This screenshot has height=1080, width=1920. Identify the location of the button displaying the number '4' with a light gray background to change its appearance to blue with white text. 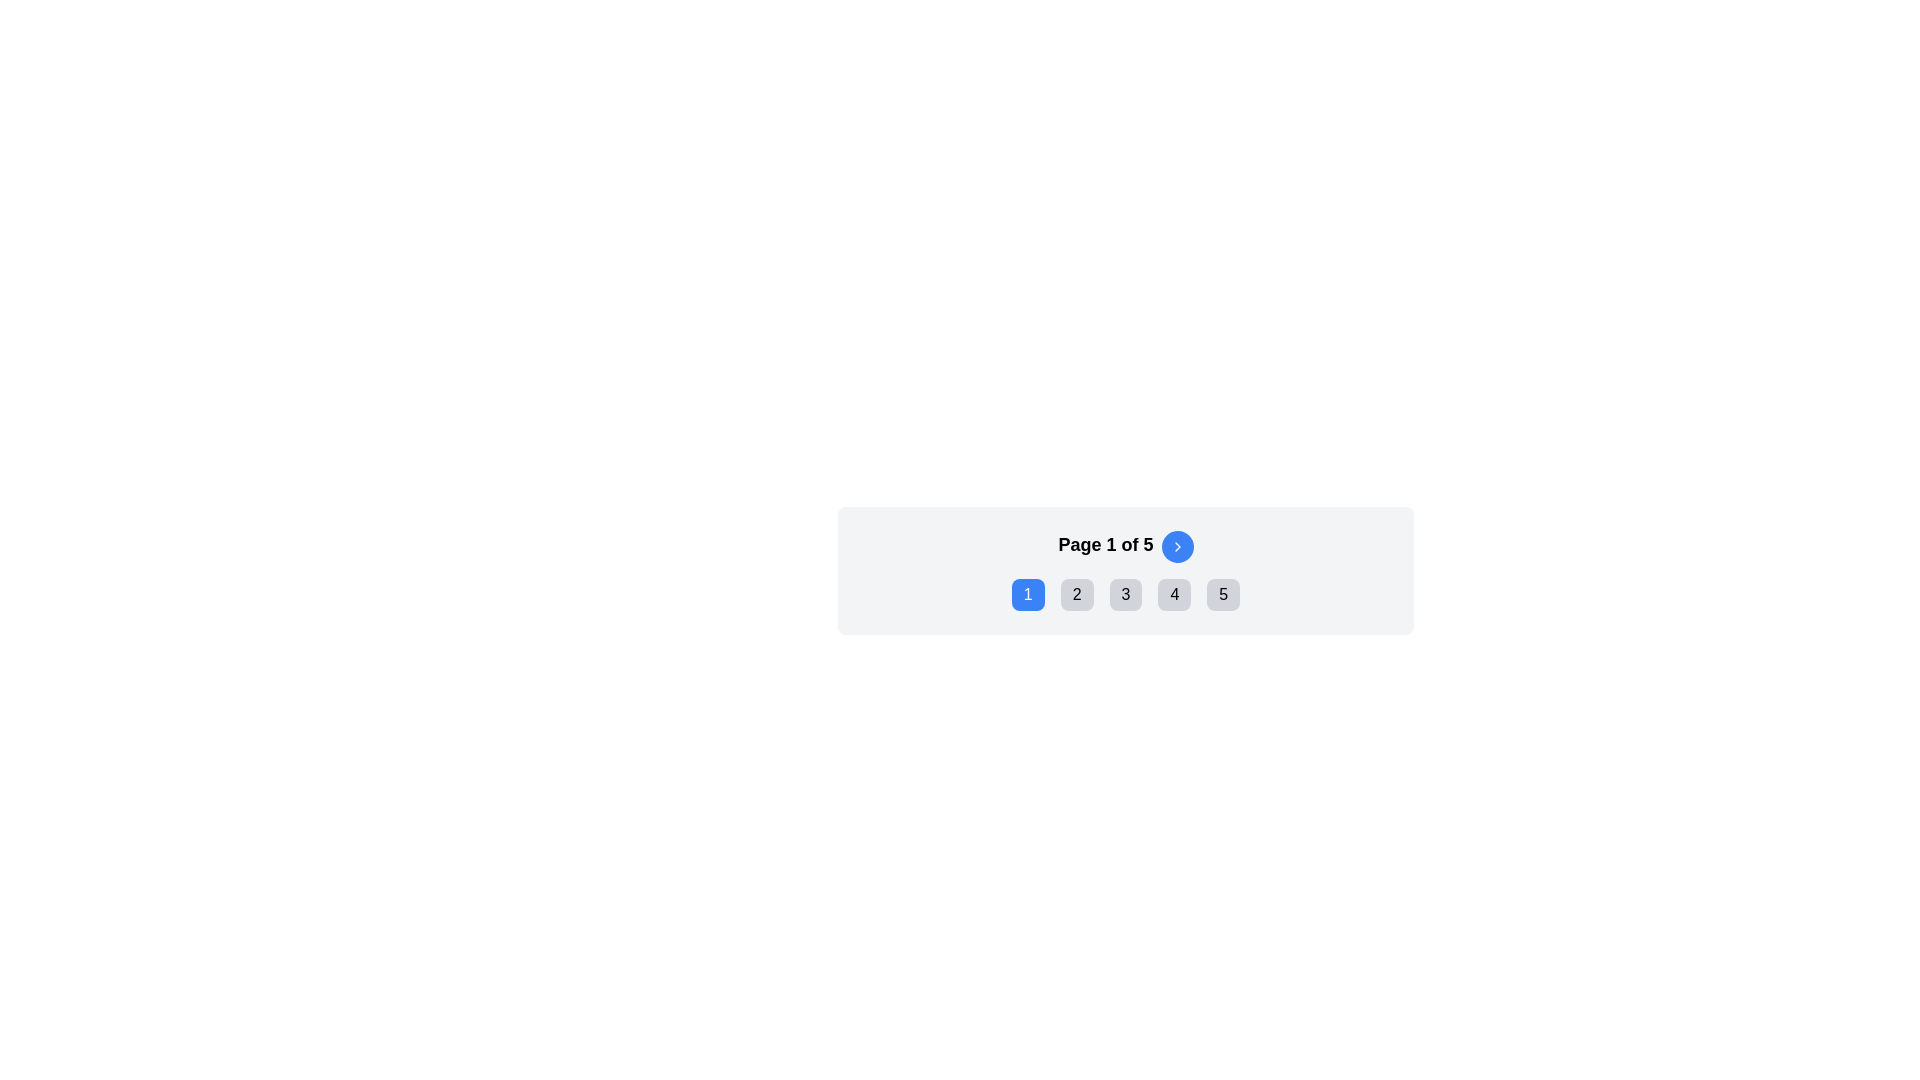
(1174, 593).